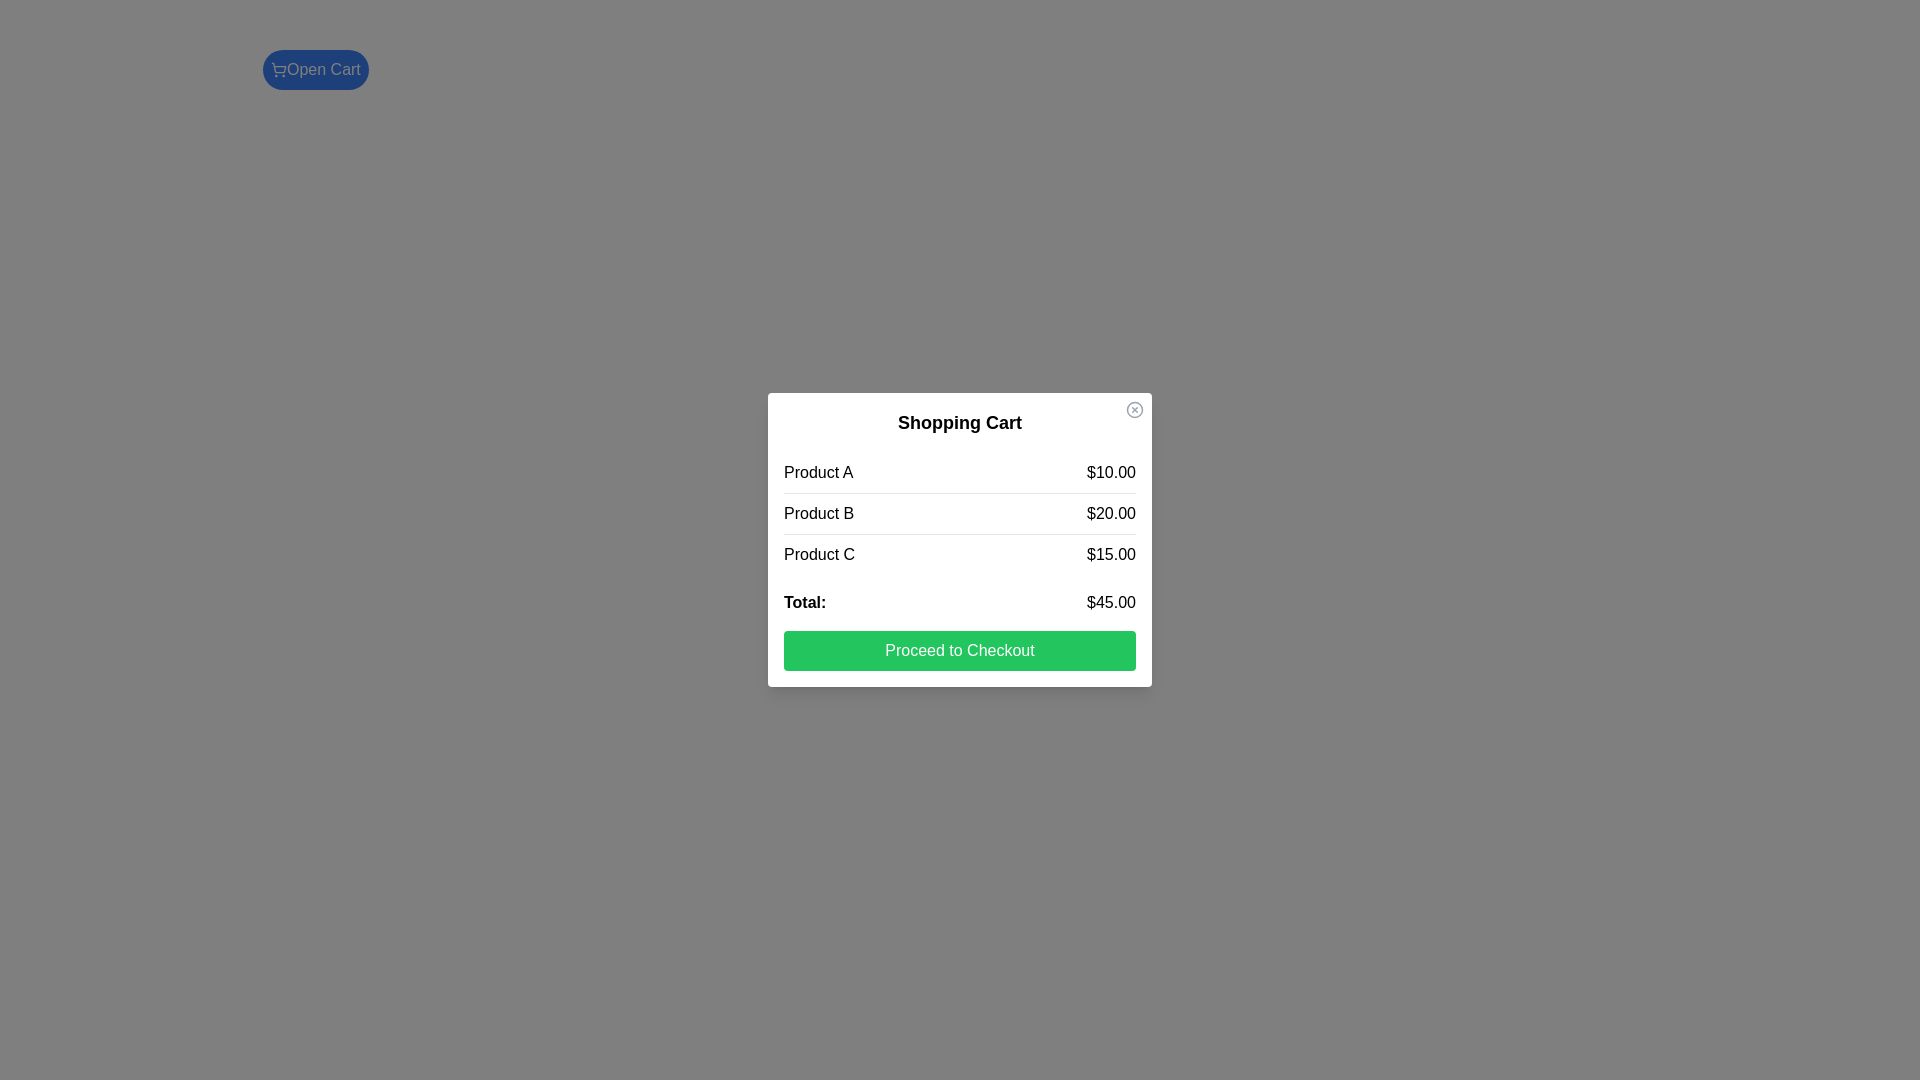 The width and height of the screenshot is (1920, 1080). Describe the element at coordinates (277, 68) in the screenshot. I see `the shopping cart icon, which is a white outline on a blue circular background` at that location.